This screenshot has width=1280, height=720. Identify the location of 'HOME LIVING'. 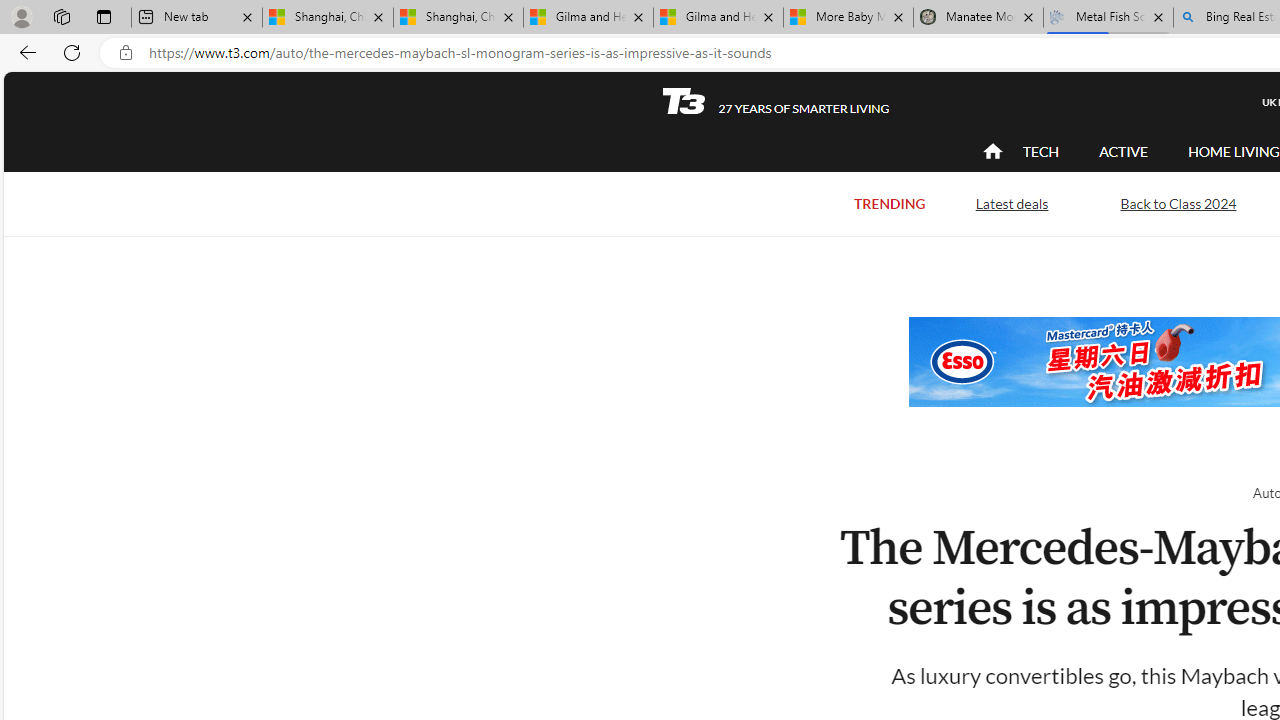
(1232, 150).